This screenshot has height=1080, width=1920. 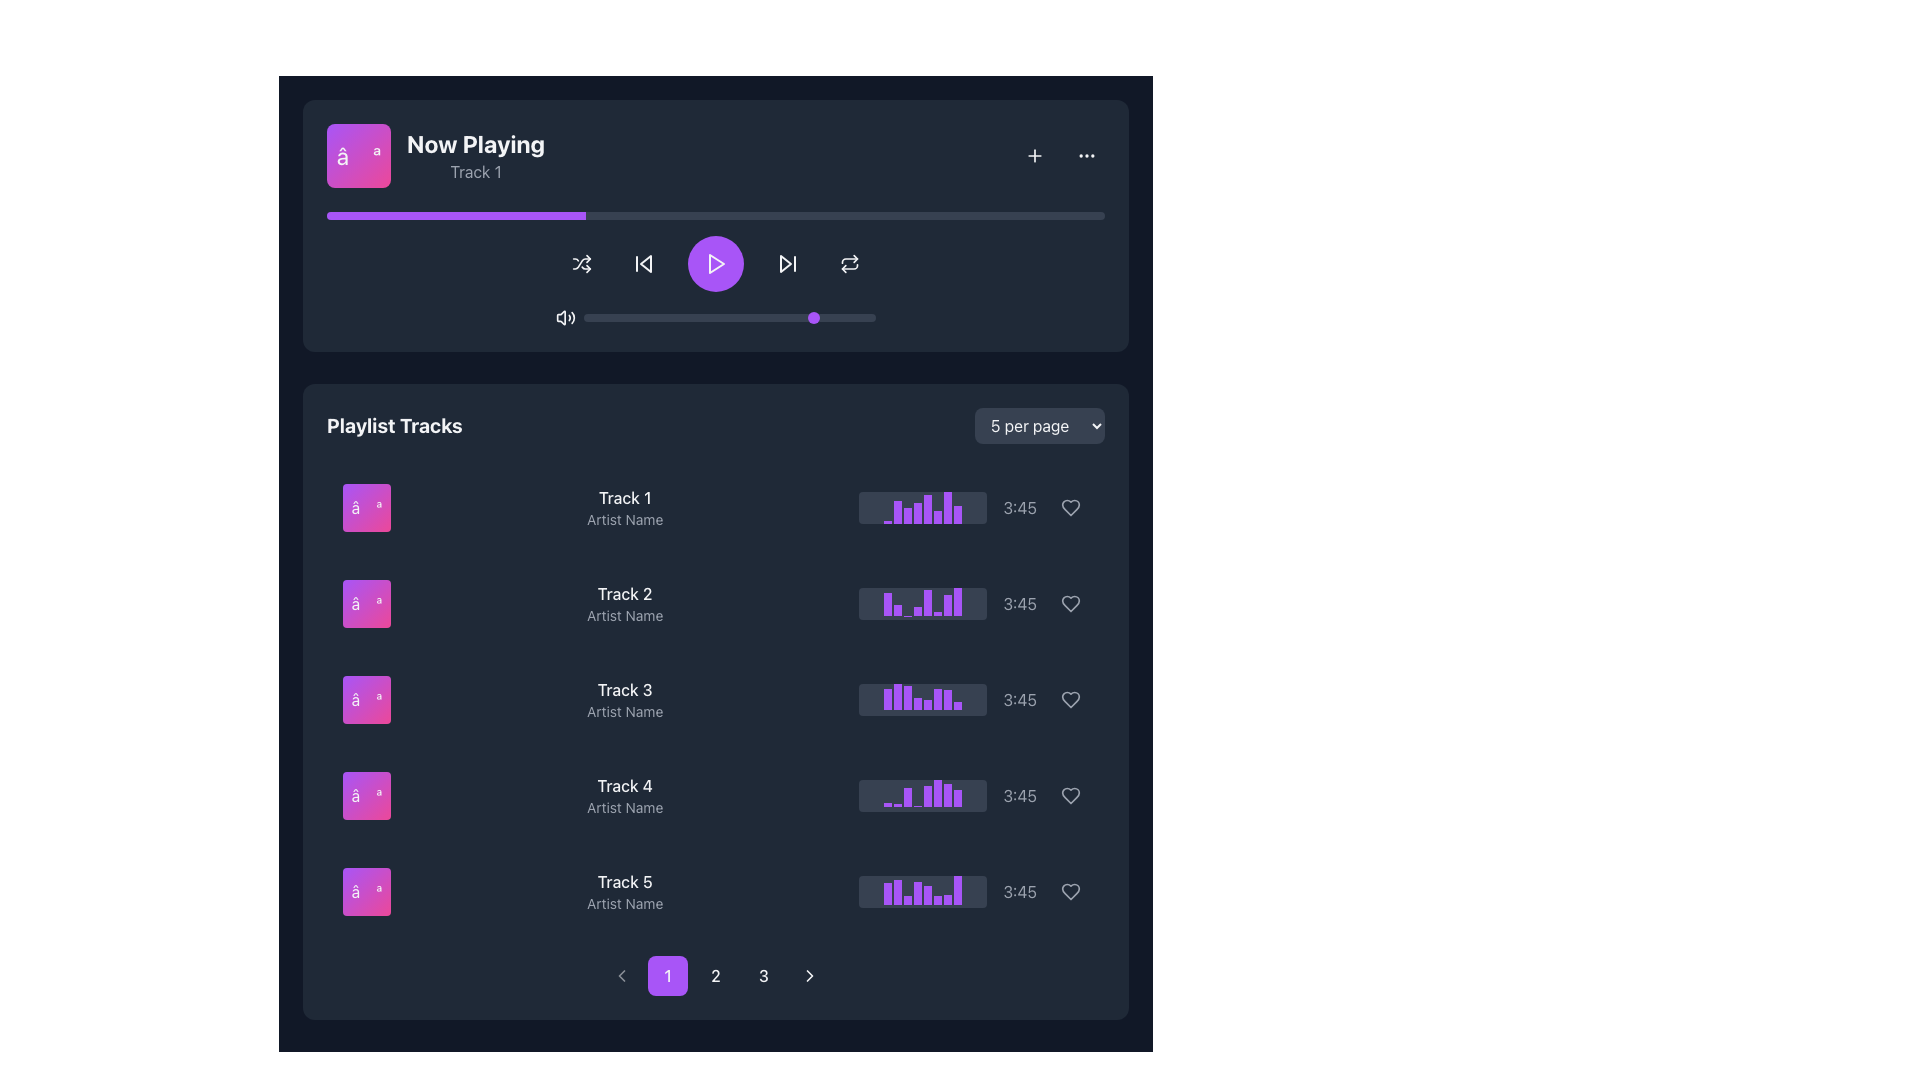 What do you see at coordinates (922, 794) in the screenshot?
I see `the bar graph visualization representing track 4, located next to the track duration '3:45' and left of the heart icon` at bounding box center [922, 794].